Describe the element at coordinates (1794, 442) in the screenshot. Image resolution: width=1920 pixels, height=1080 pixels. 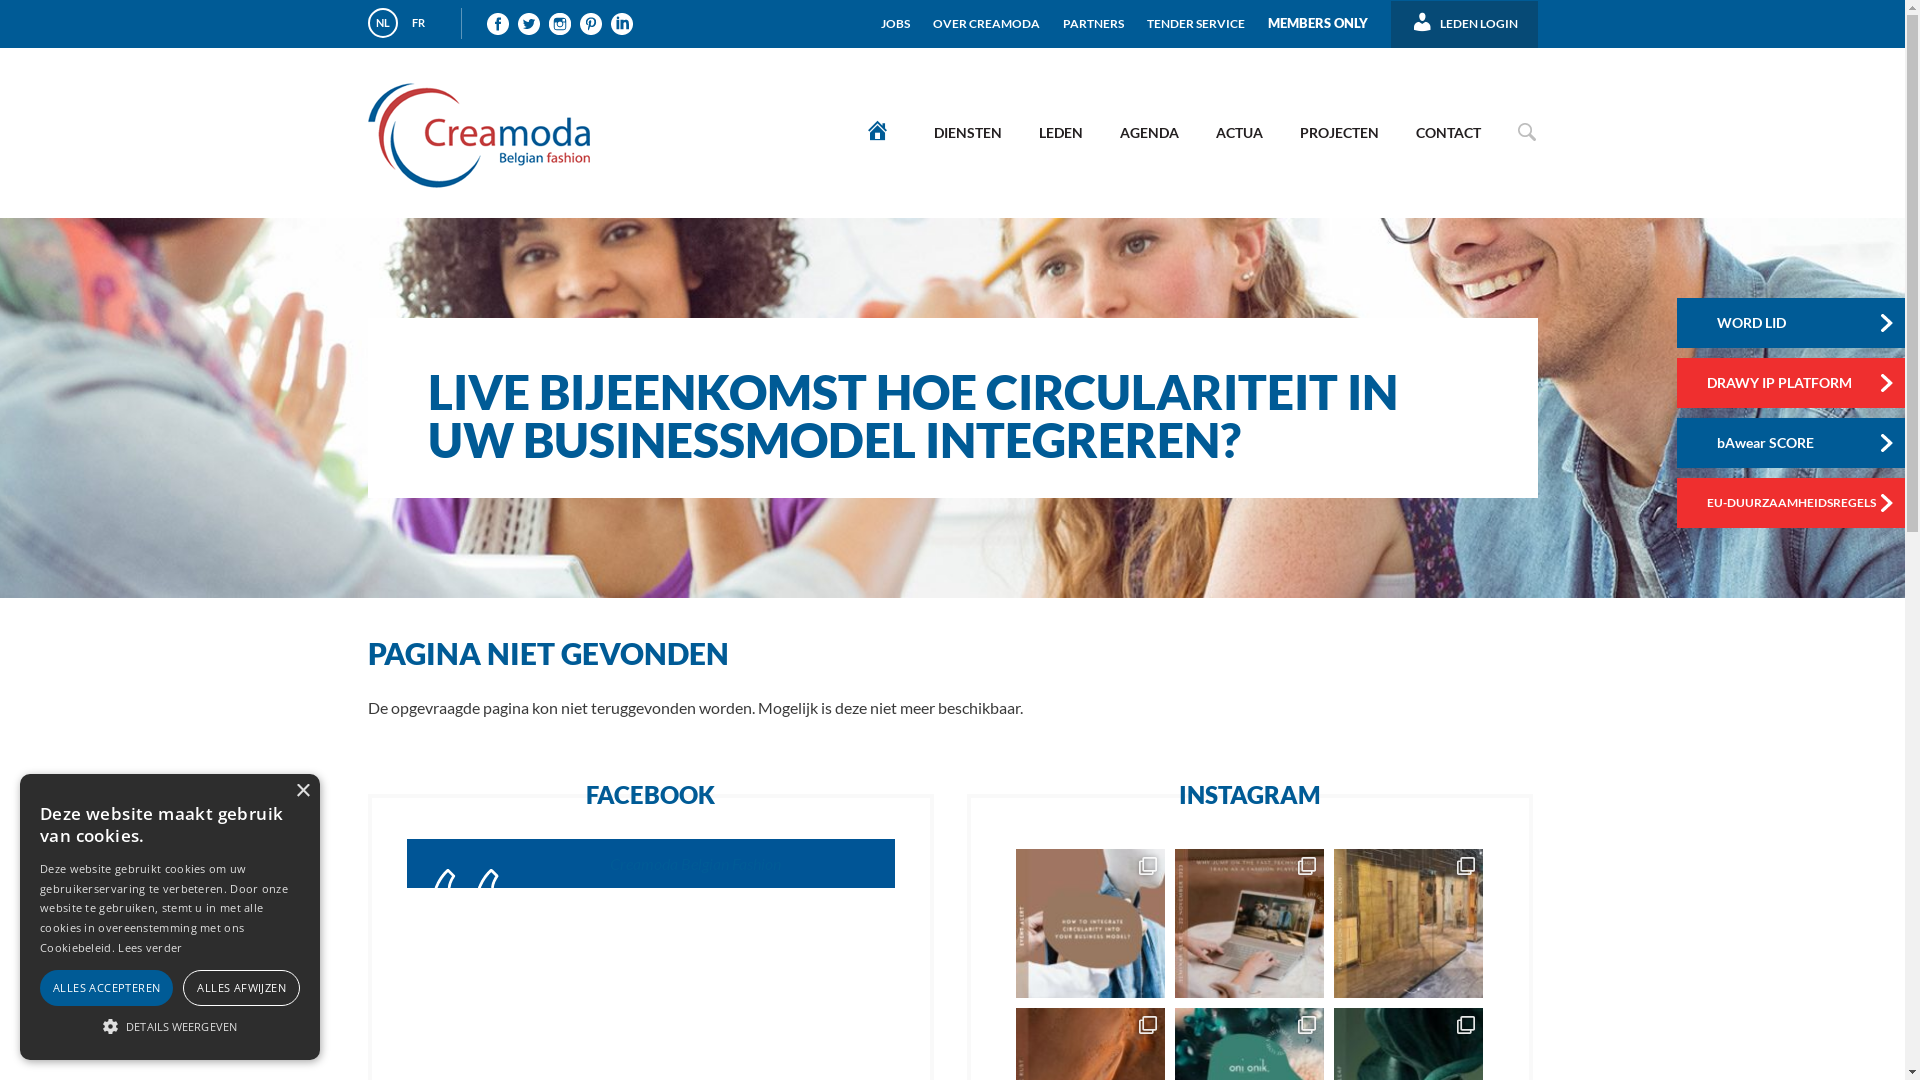
I see `'bAwear SCORE'` at that location.